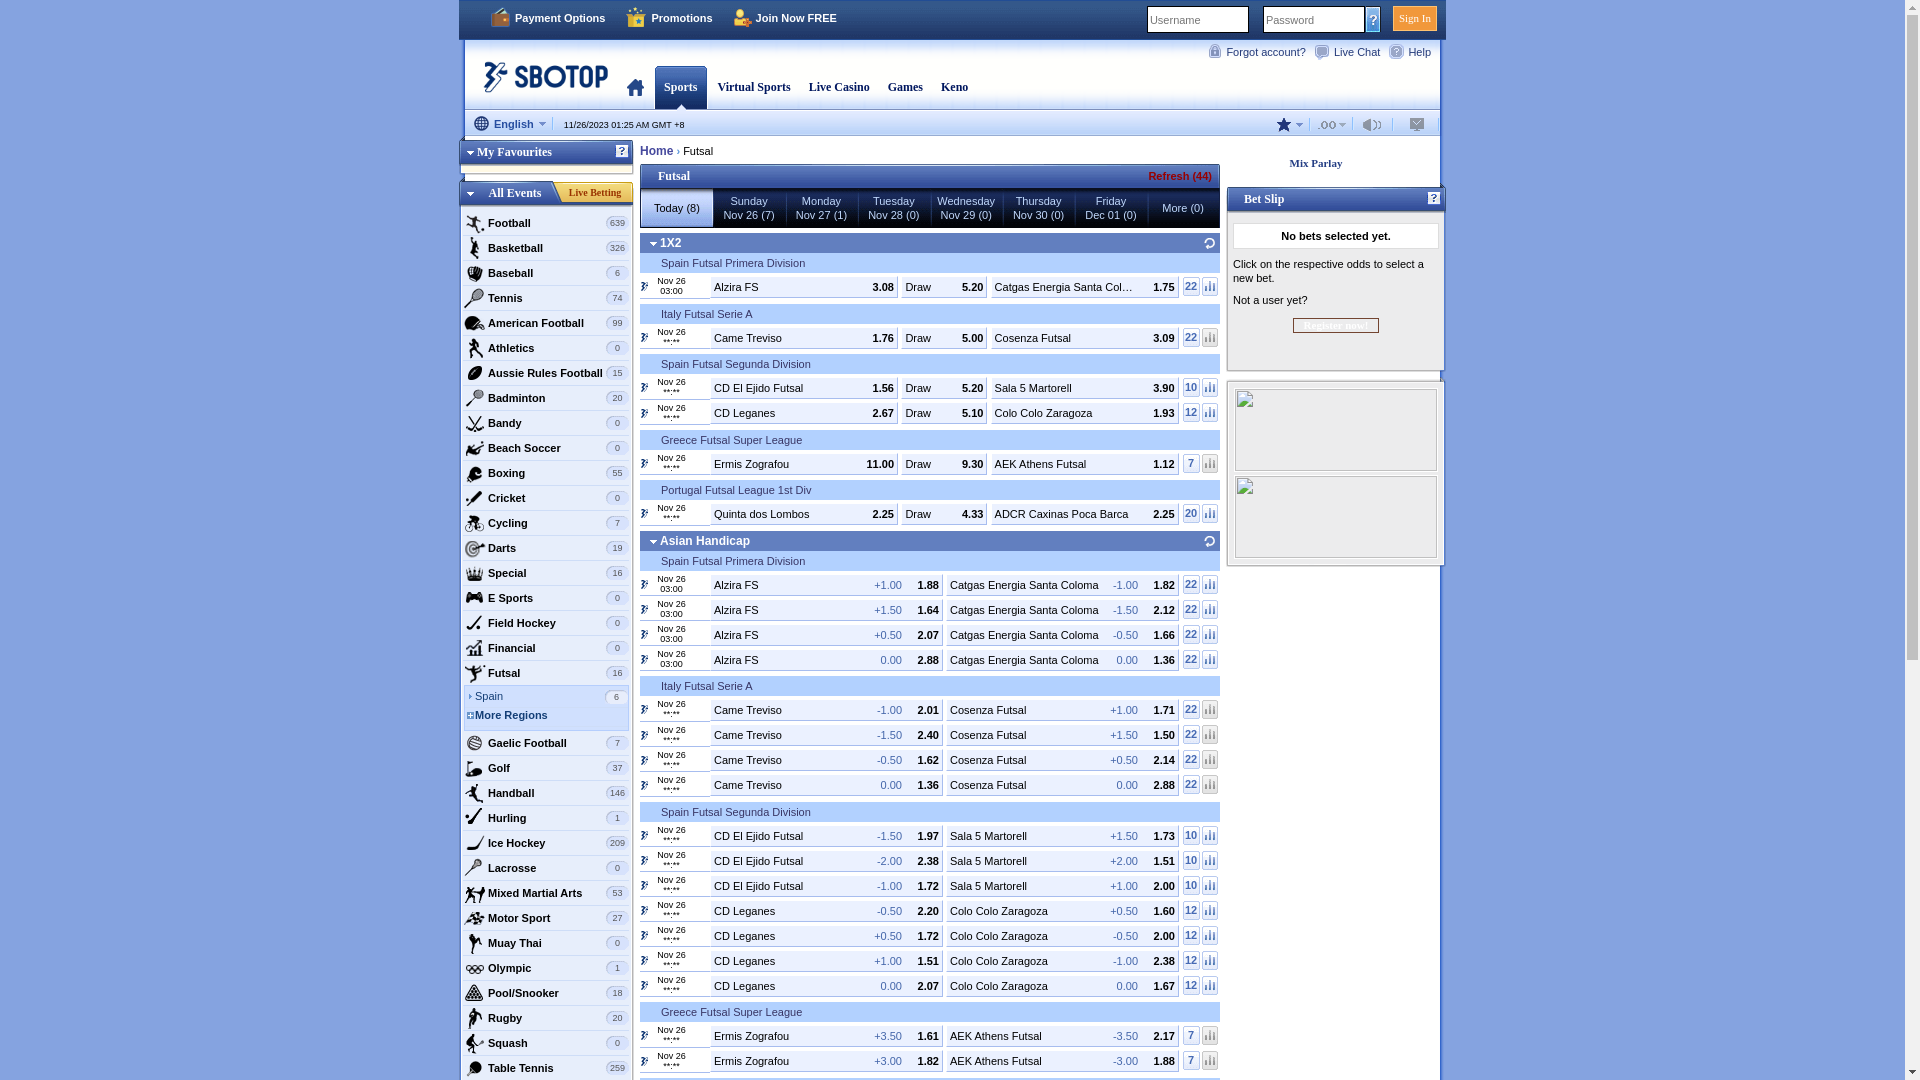  What do you see at coordinates (546, 297) in the screenshot?
I see `'Tennis` at bounding box center [546, 297].